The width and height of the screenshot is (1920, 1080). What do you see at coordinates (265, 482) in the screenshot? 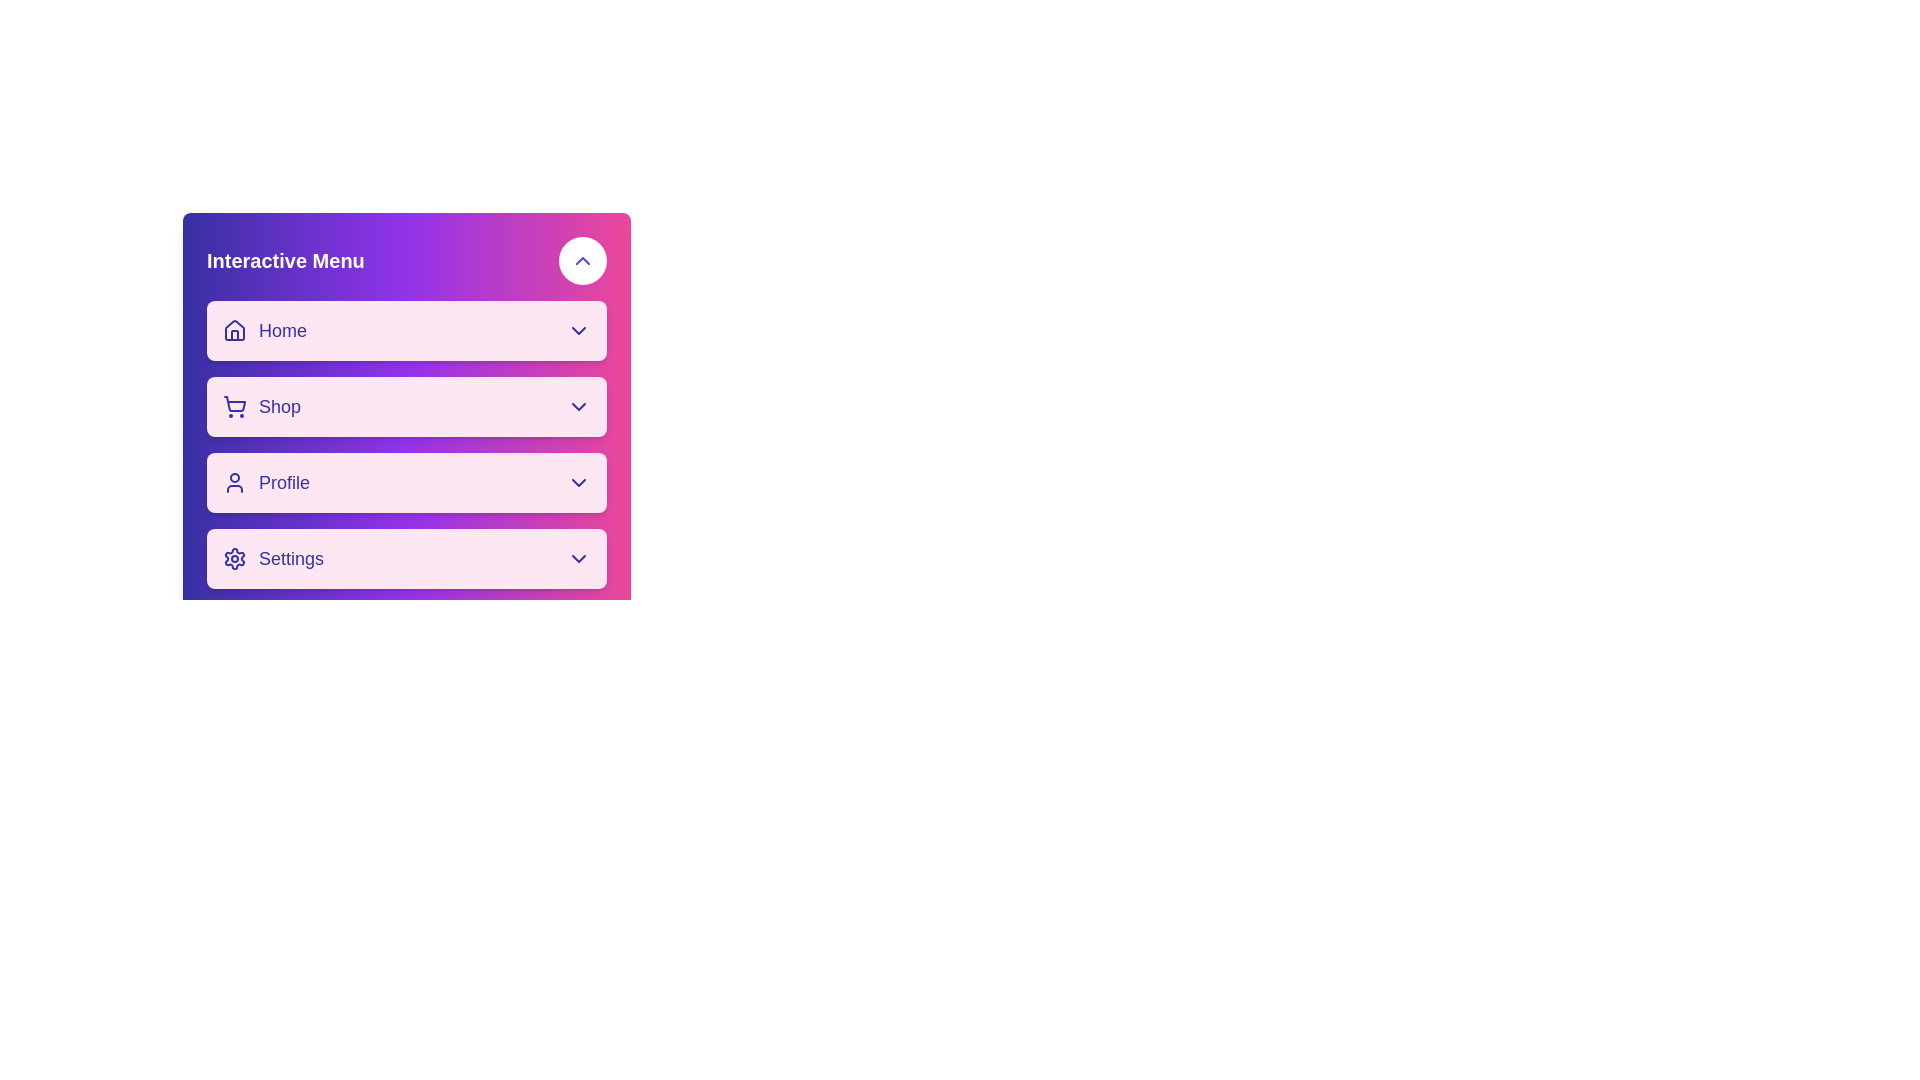
I see `the 'Profile' menu item, which is the third option in the interactive menu located between 'Shop' and 'Settings'` at bounding box center [265, 482].